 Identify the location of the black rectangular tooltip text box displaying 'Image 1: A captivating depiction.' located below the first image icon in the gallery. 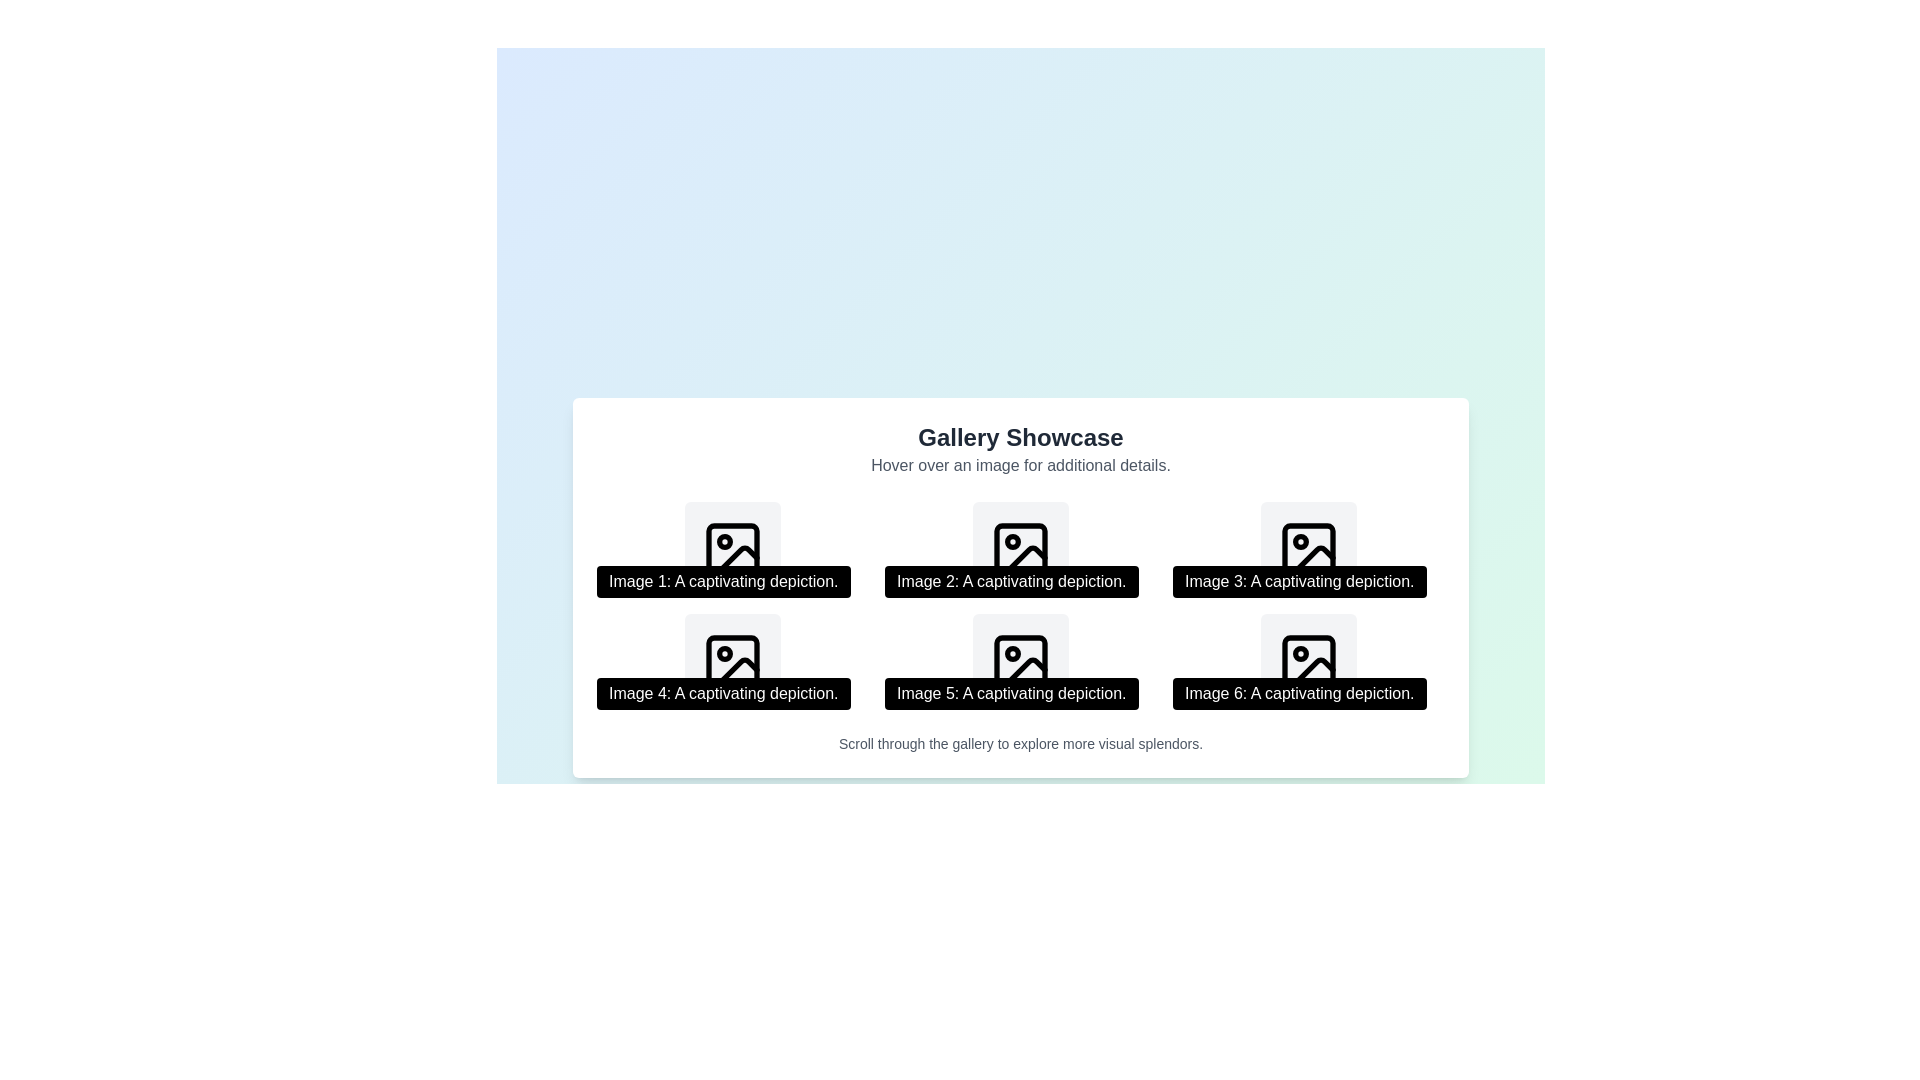
(732, 550).